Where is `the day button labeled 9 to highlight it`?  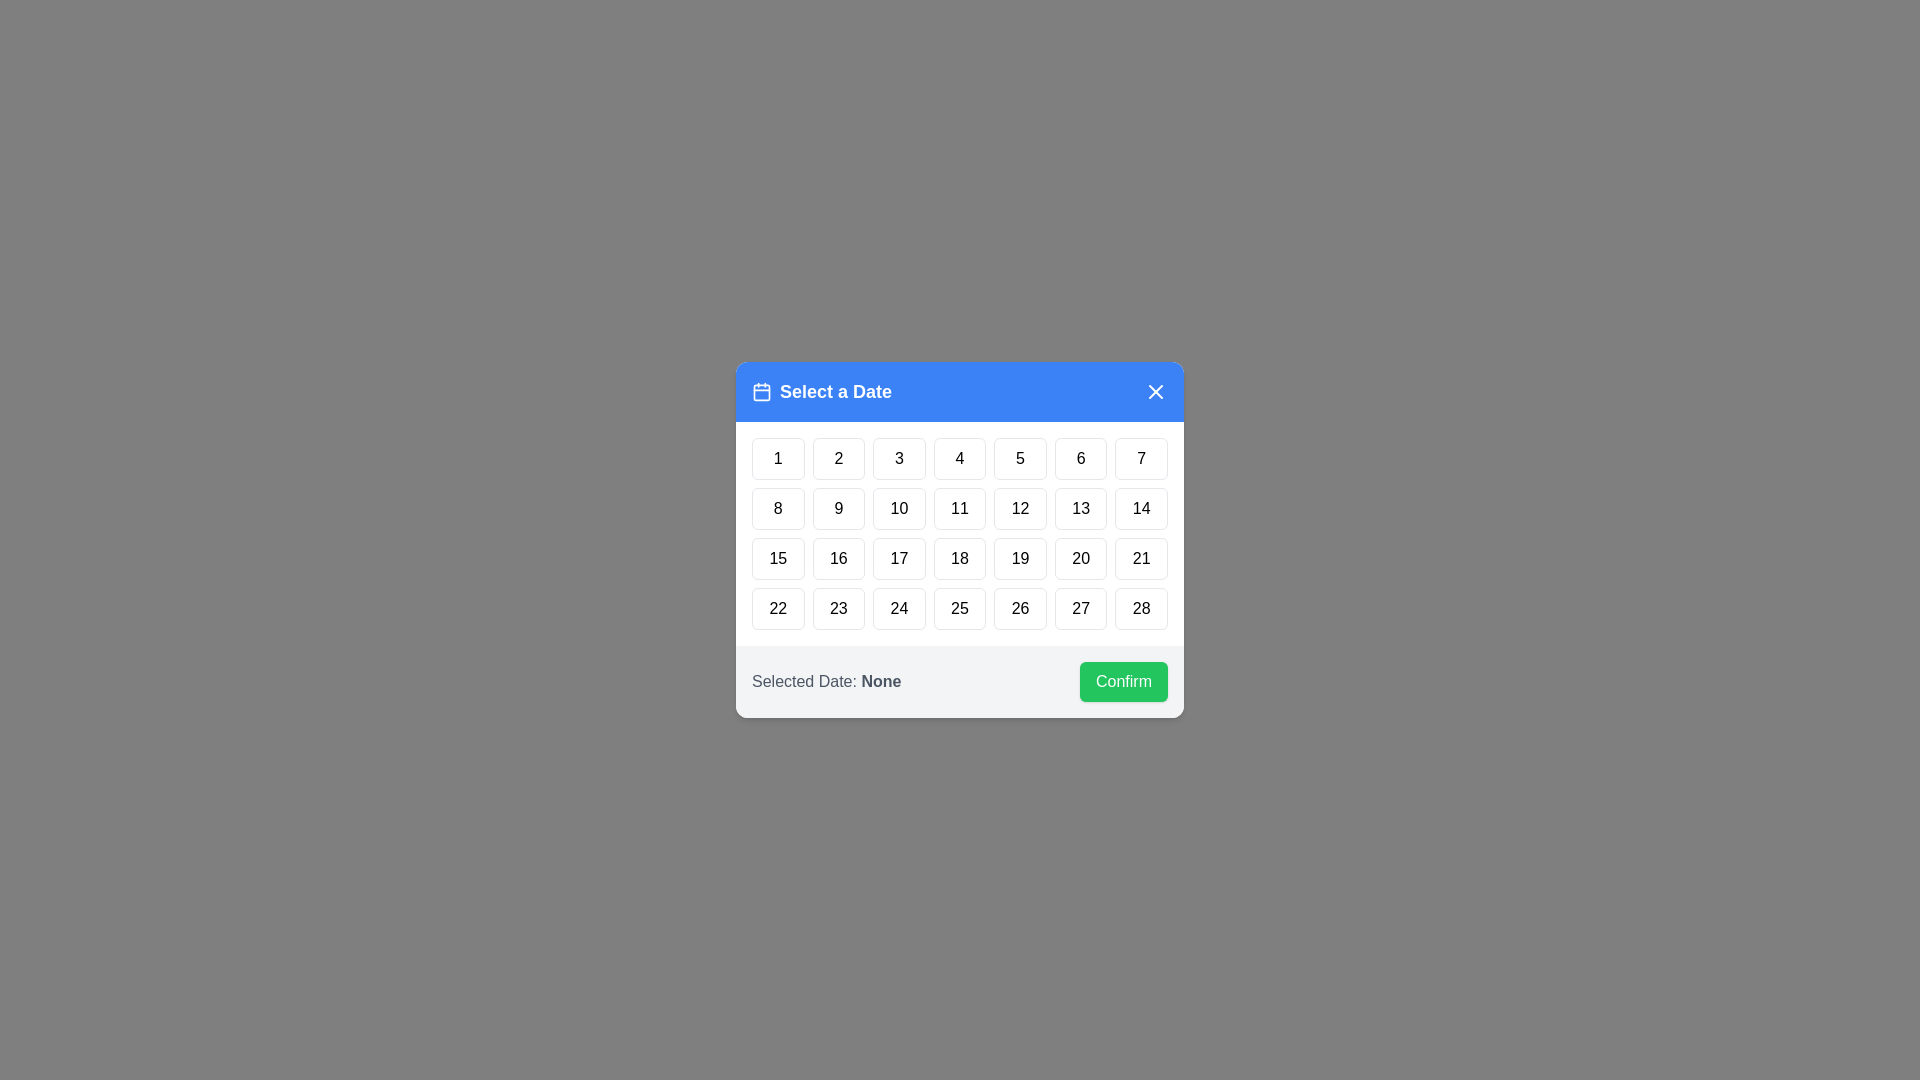 the day button labeled 9 to highlight it is located at coordinates (839, 508).